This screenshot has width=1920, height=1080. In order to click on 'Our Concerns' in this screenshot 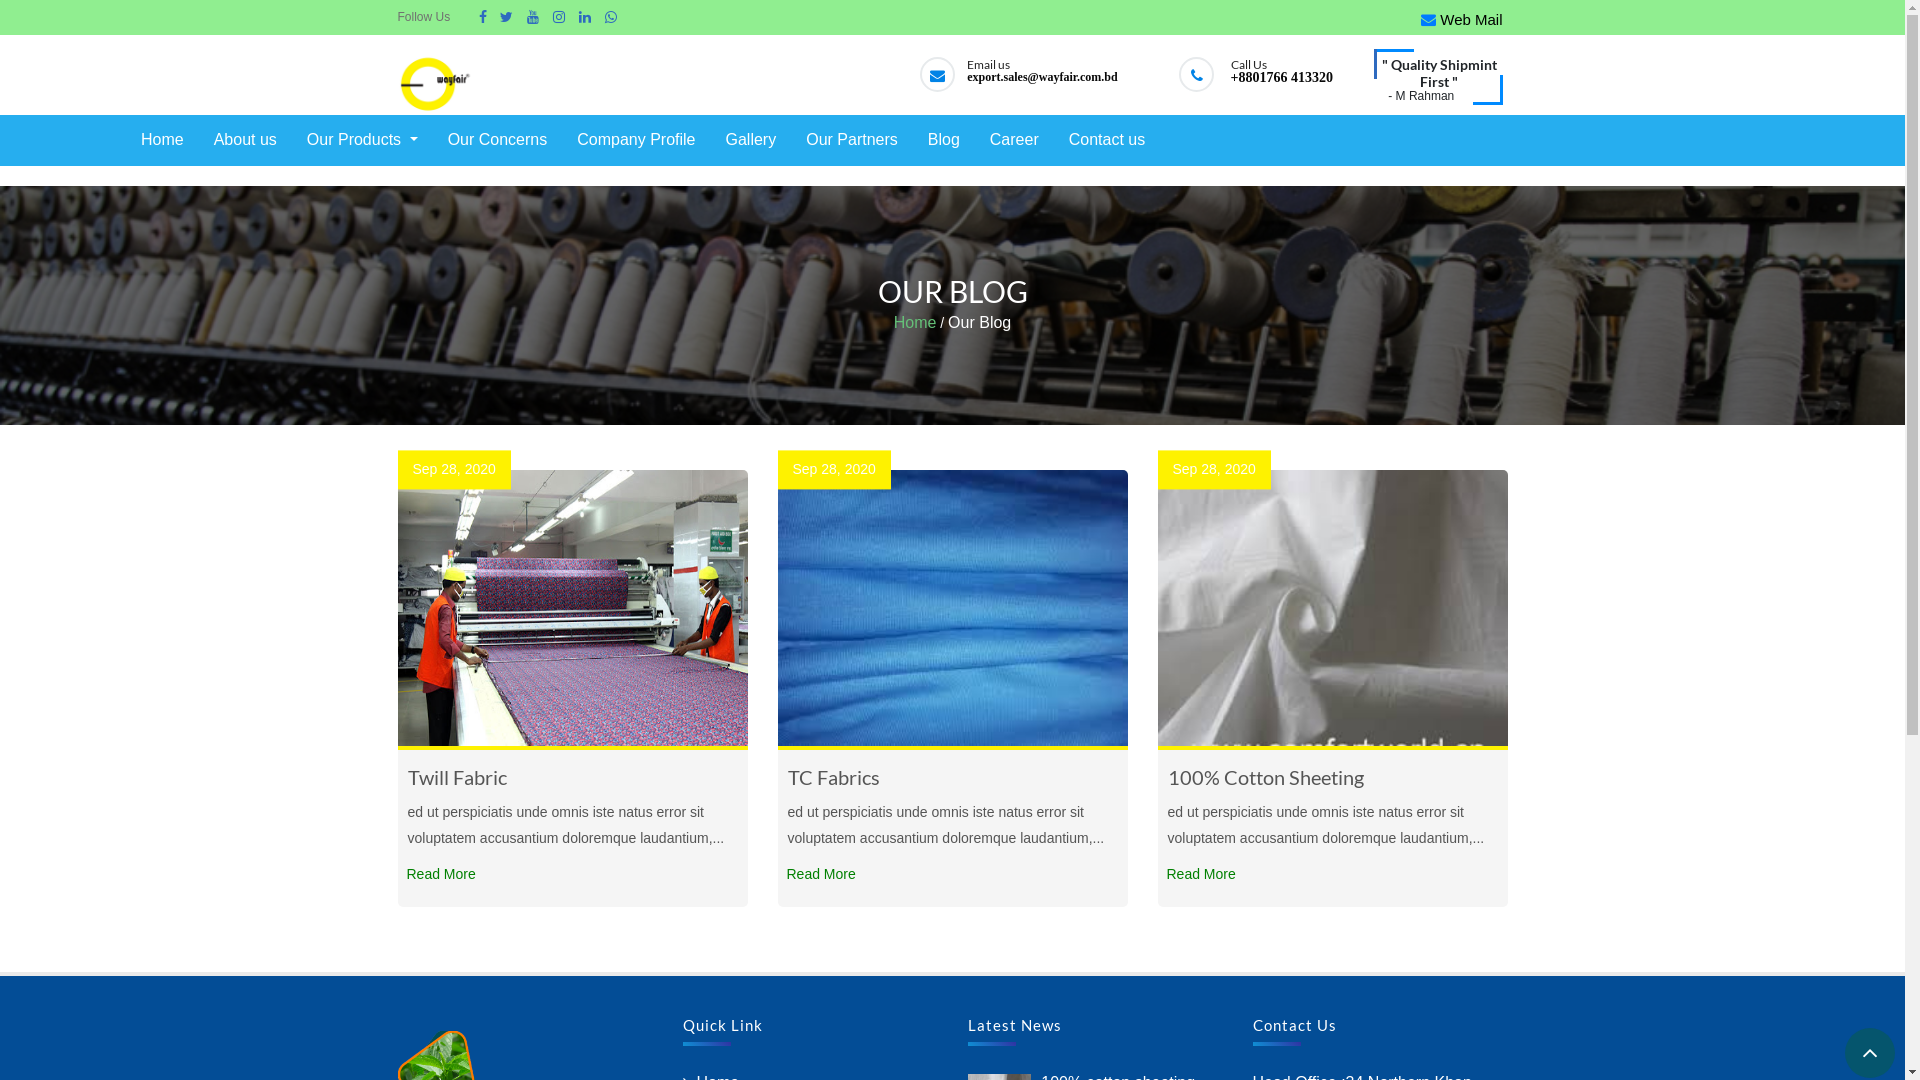, I will do `click(441, 139)`.